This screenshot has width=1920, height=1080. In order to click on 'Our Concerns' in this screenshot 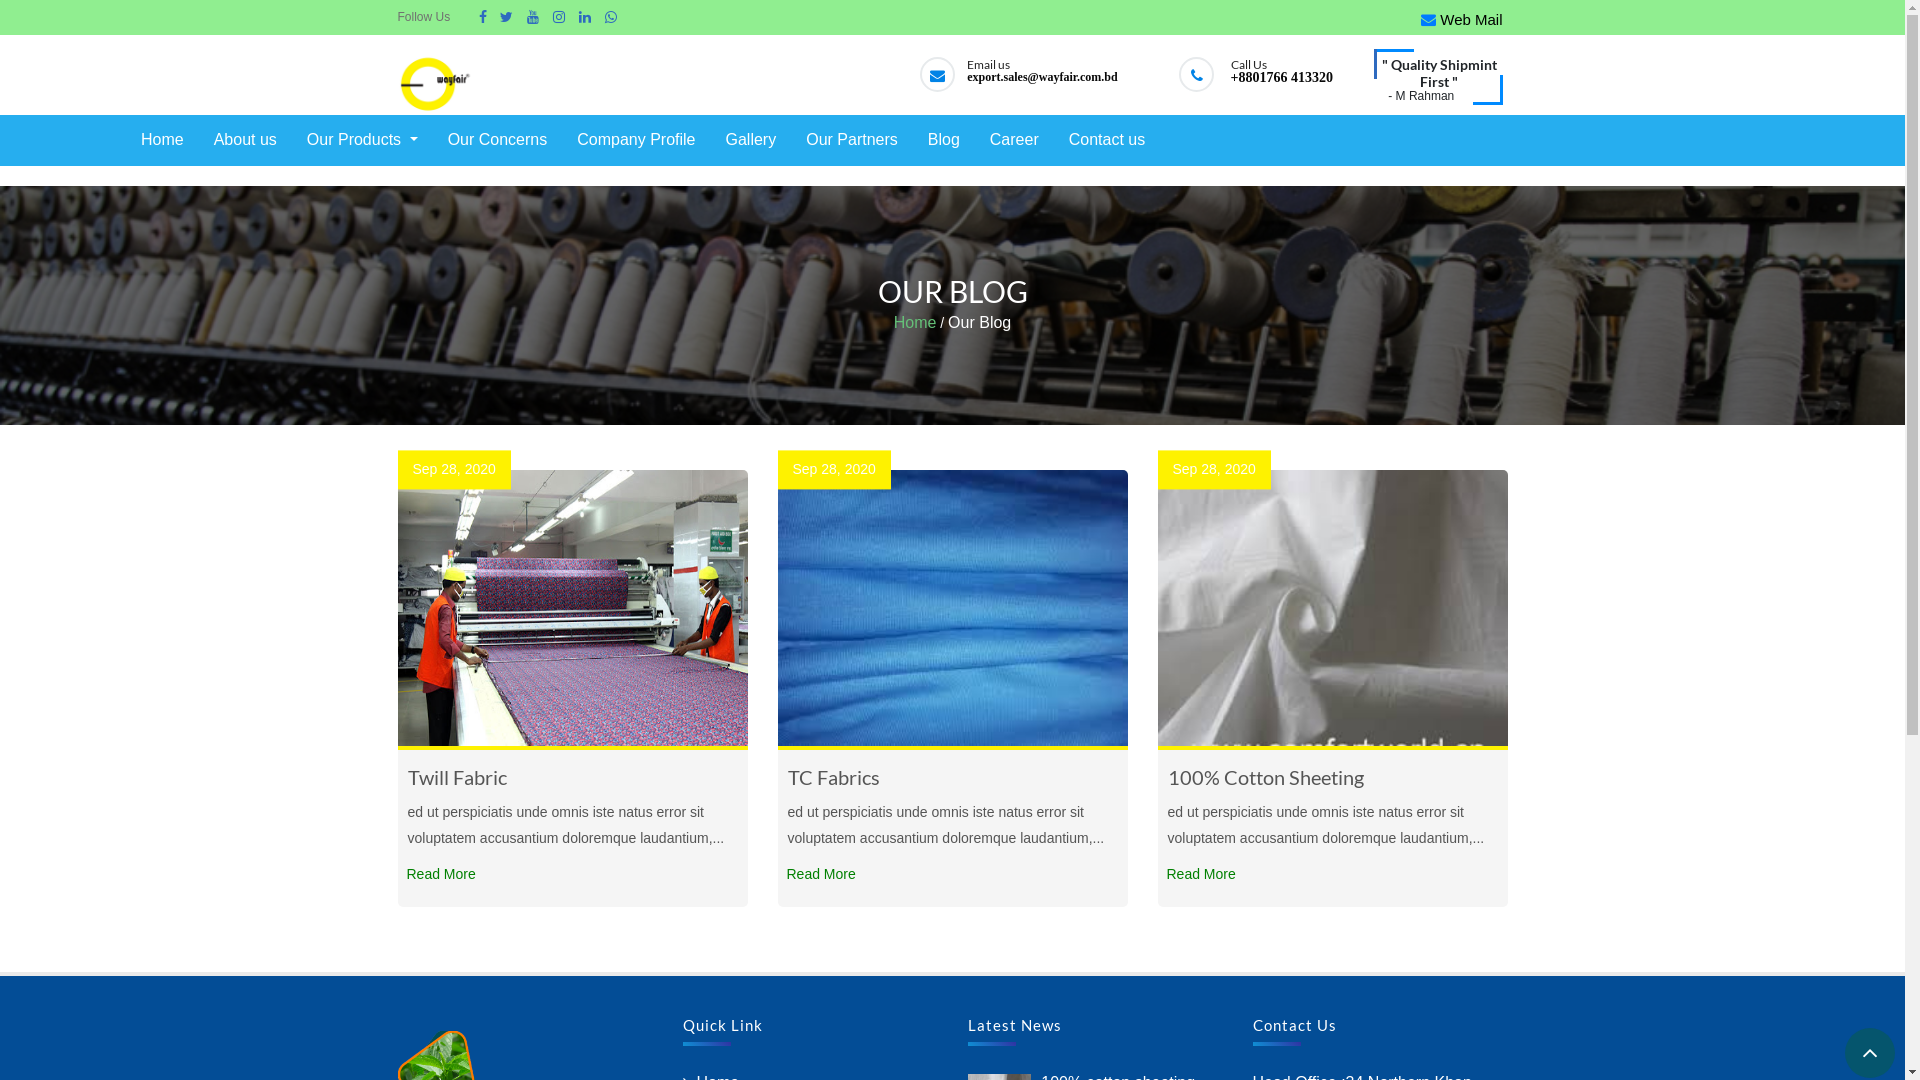, I will do `click(441, 139)`.